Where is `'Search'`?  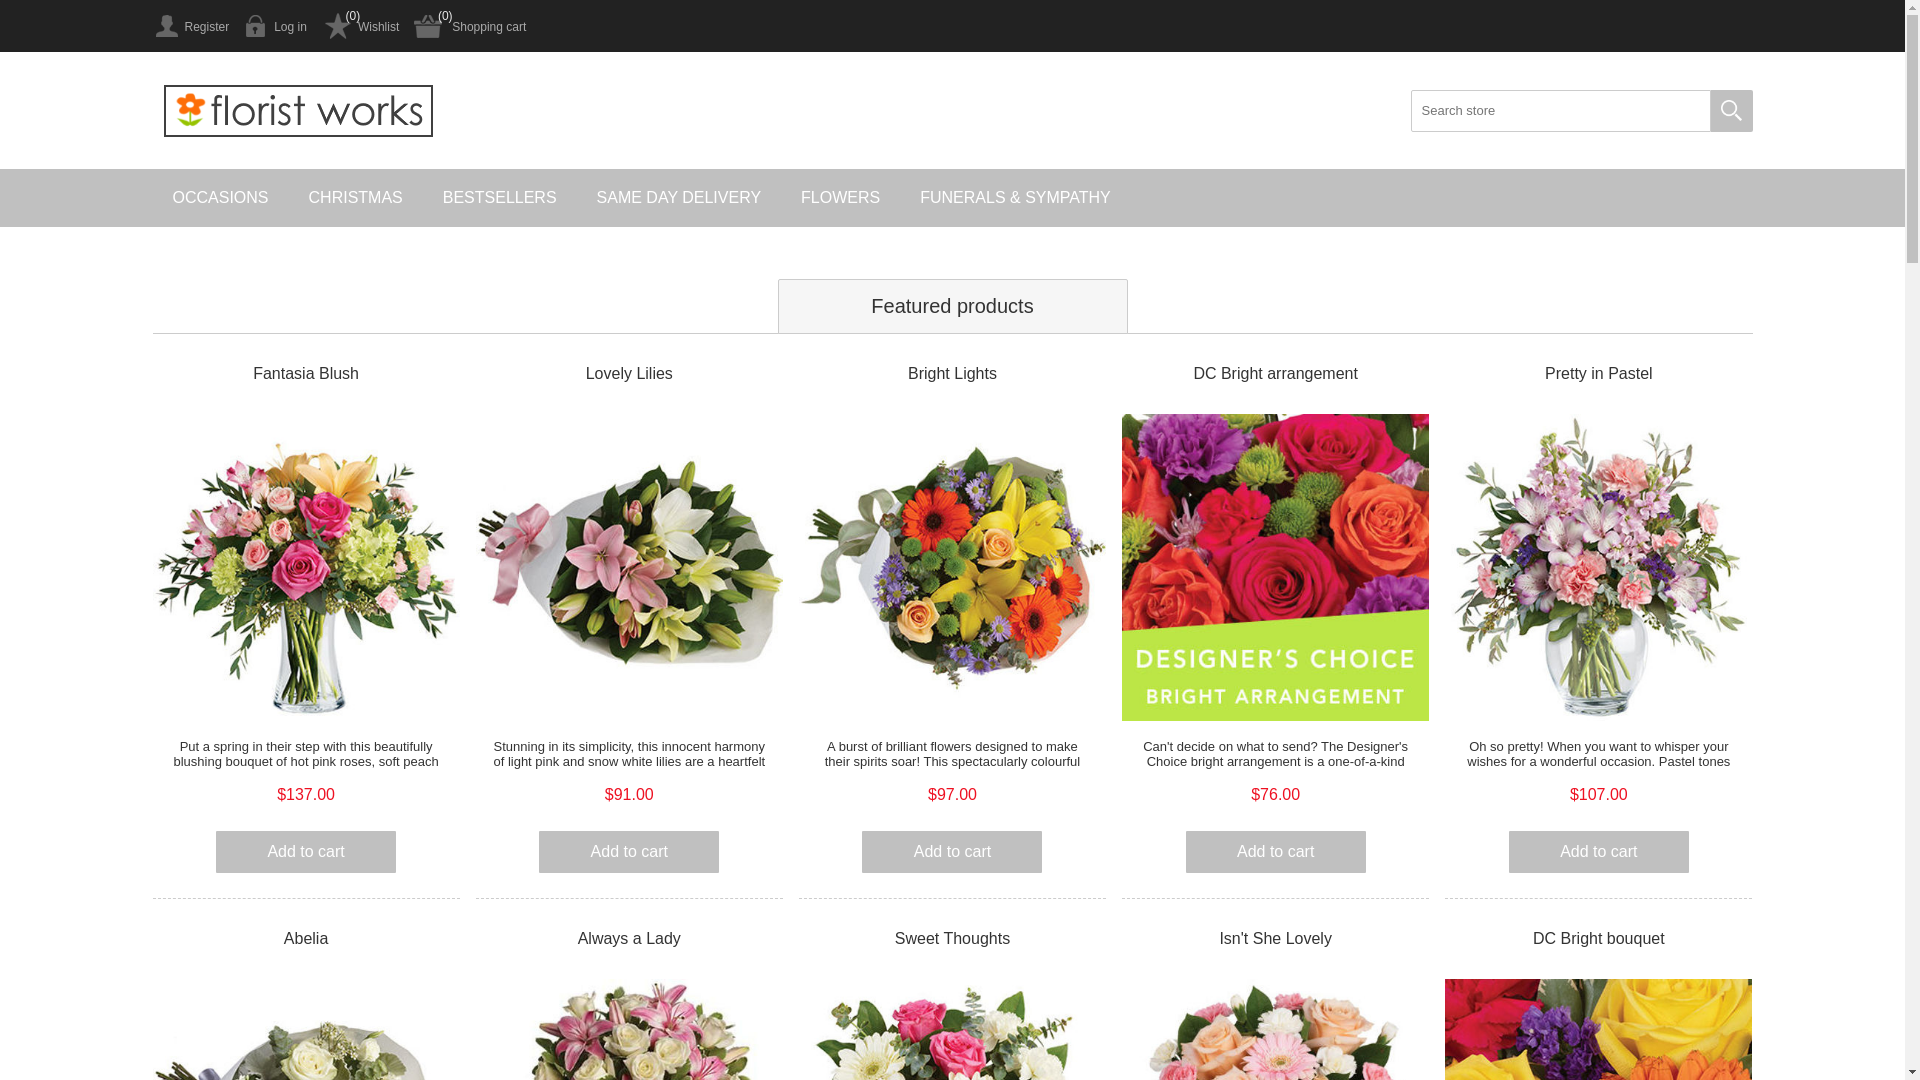 'Search' is located at coordinates (1730, 111).